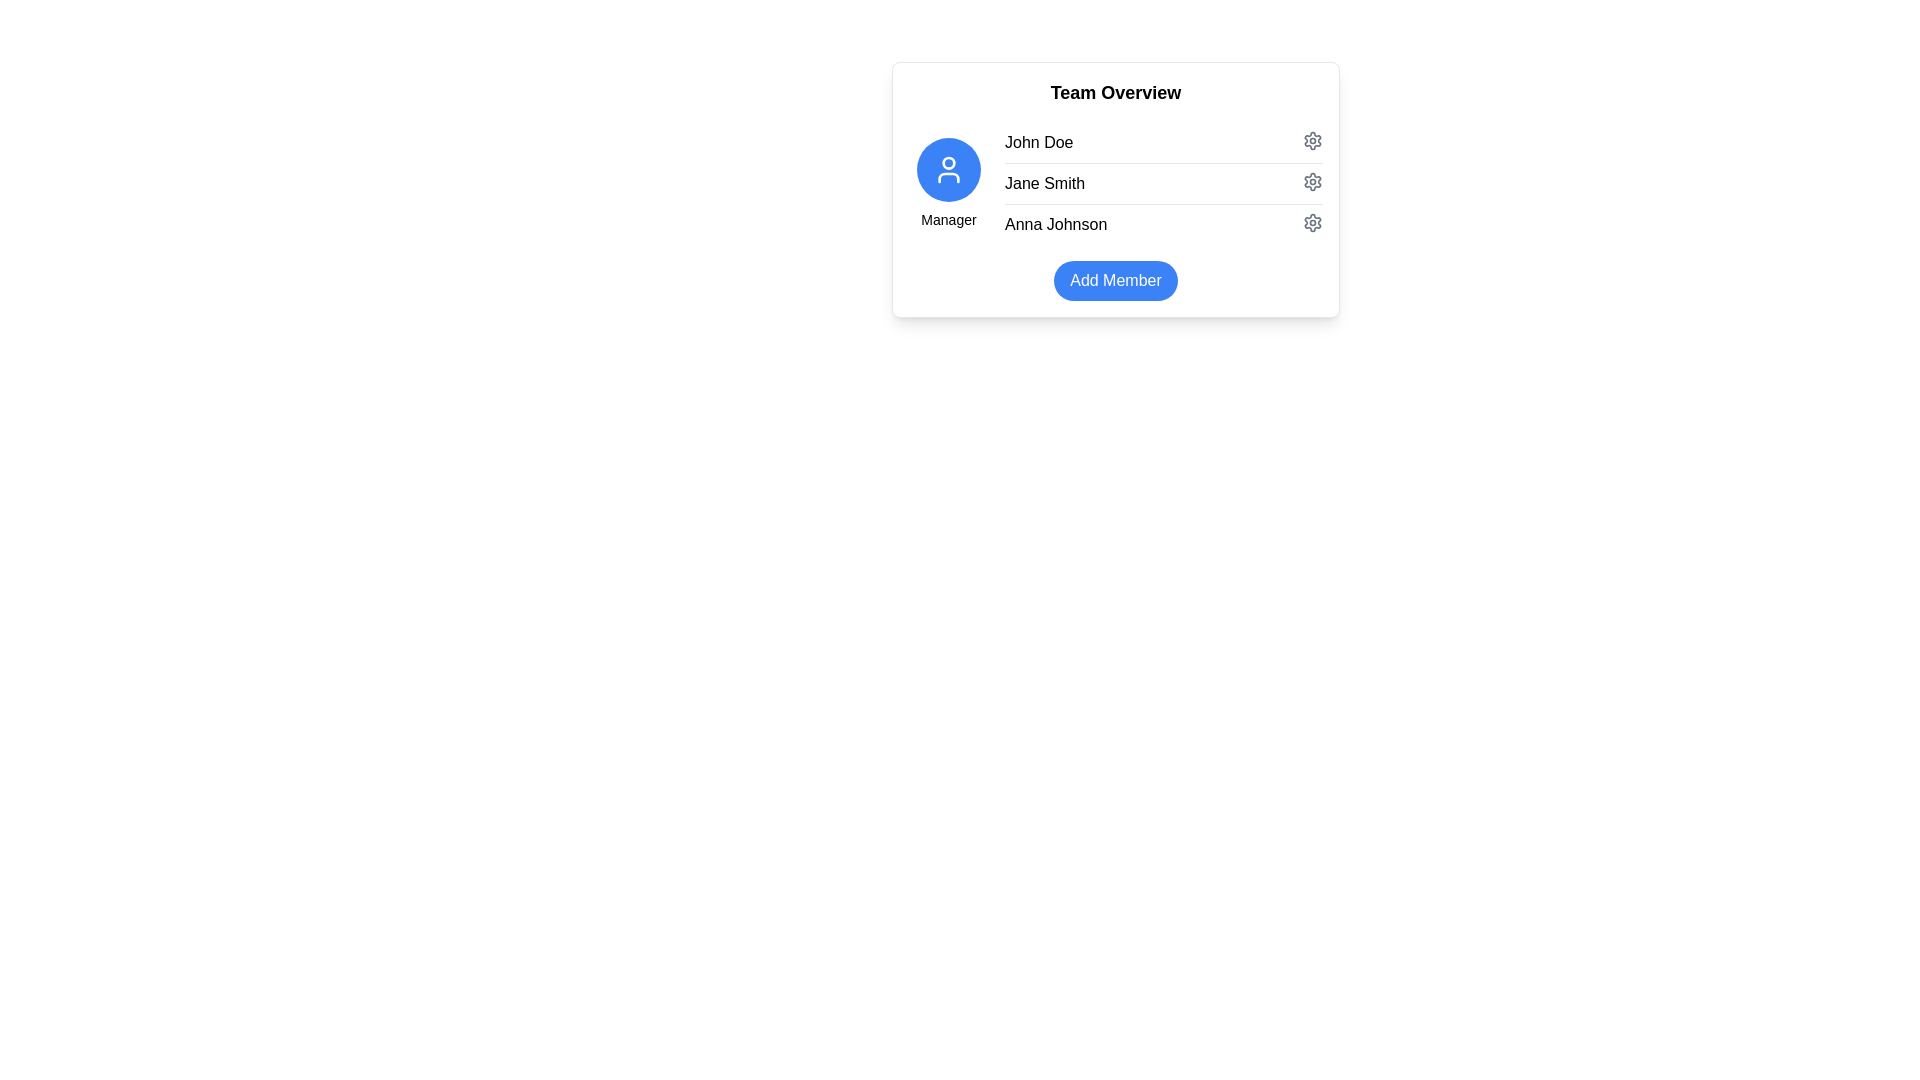  What do you see at coordinates (1115, 189) in the screenshot?
I see `the list item displaying 'Jane Smith'` at bounding box center [1115, 189].